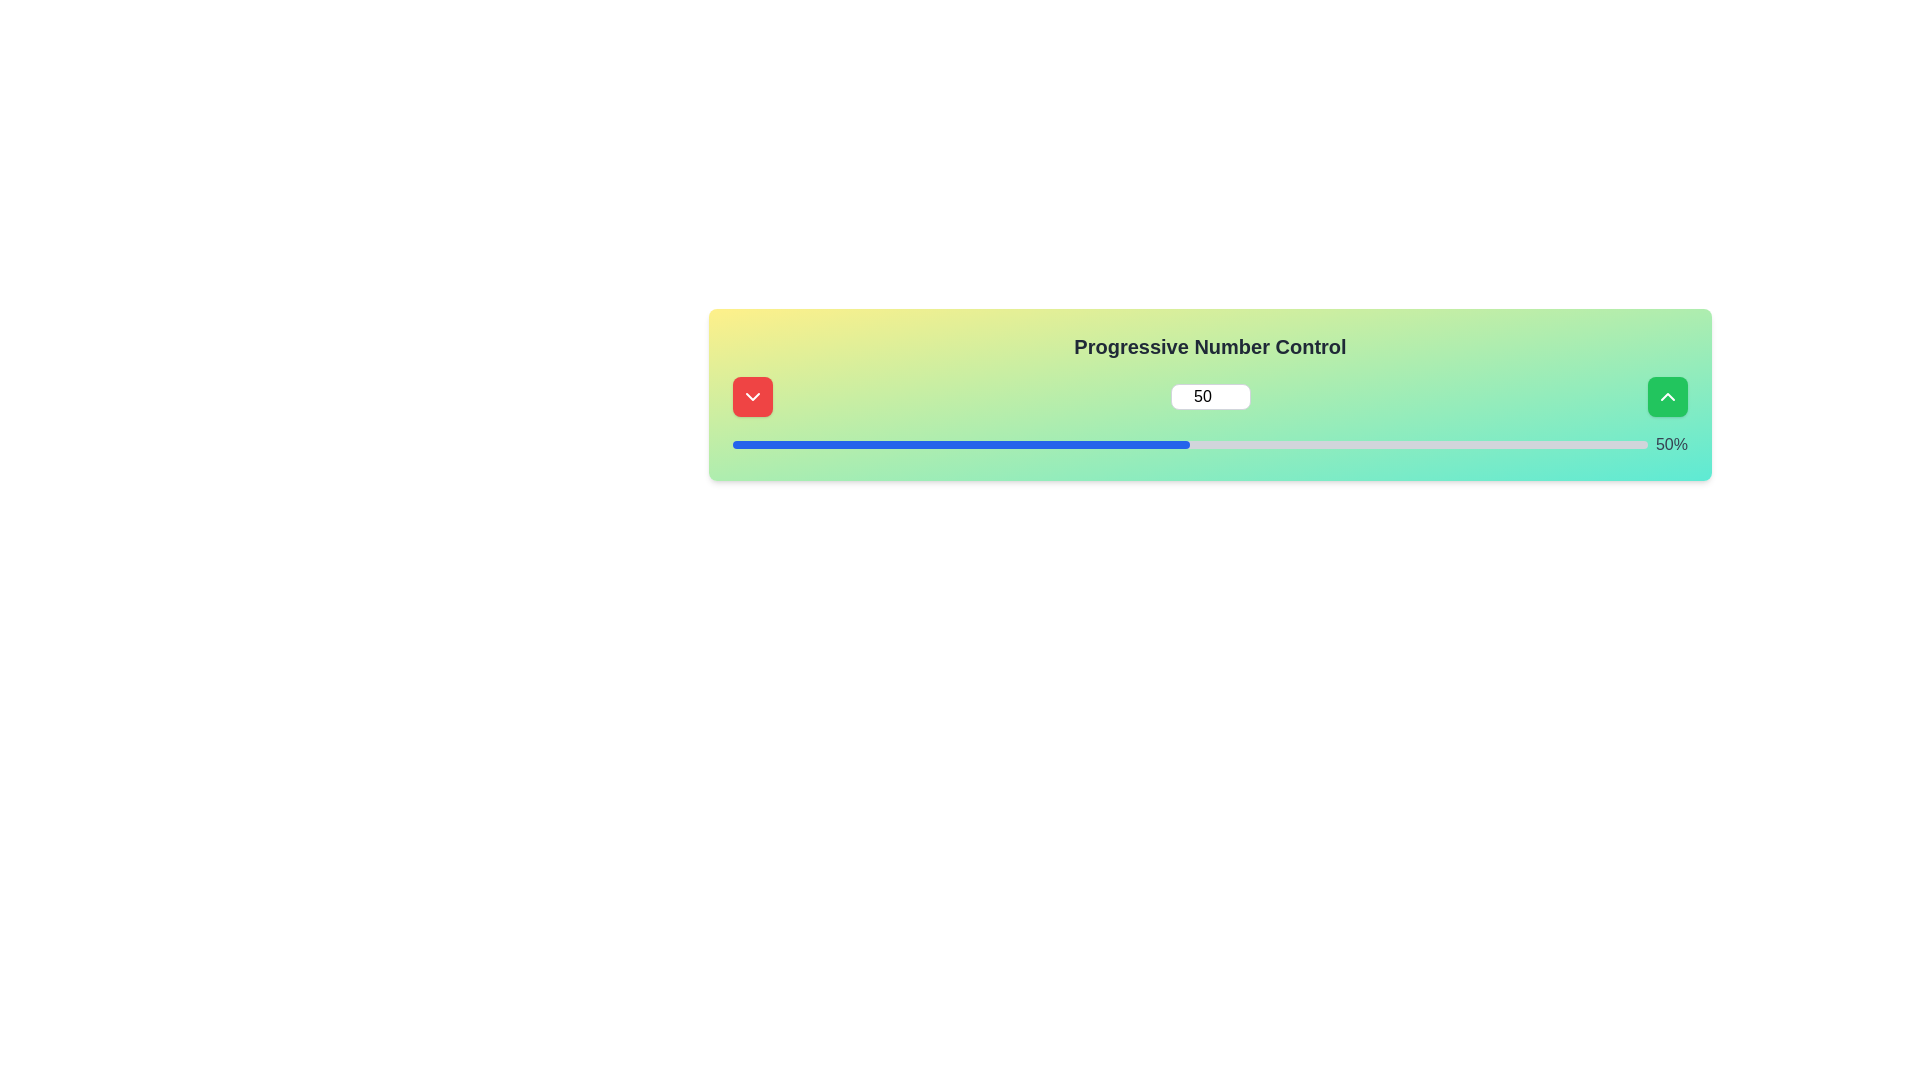  What do you see at coordinates (732, 443) in the screenshot?
I see `the slider value` at bounding box center [732, 443].